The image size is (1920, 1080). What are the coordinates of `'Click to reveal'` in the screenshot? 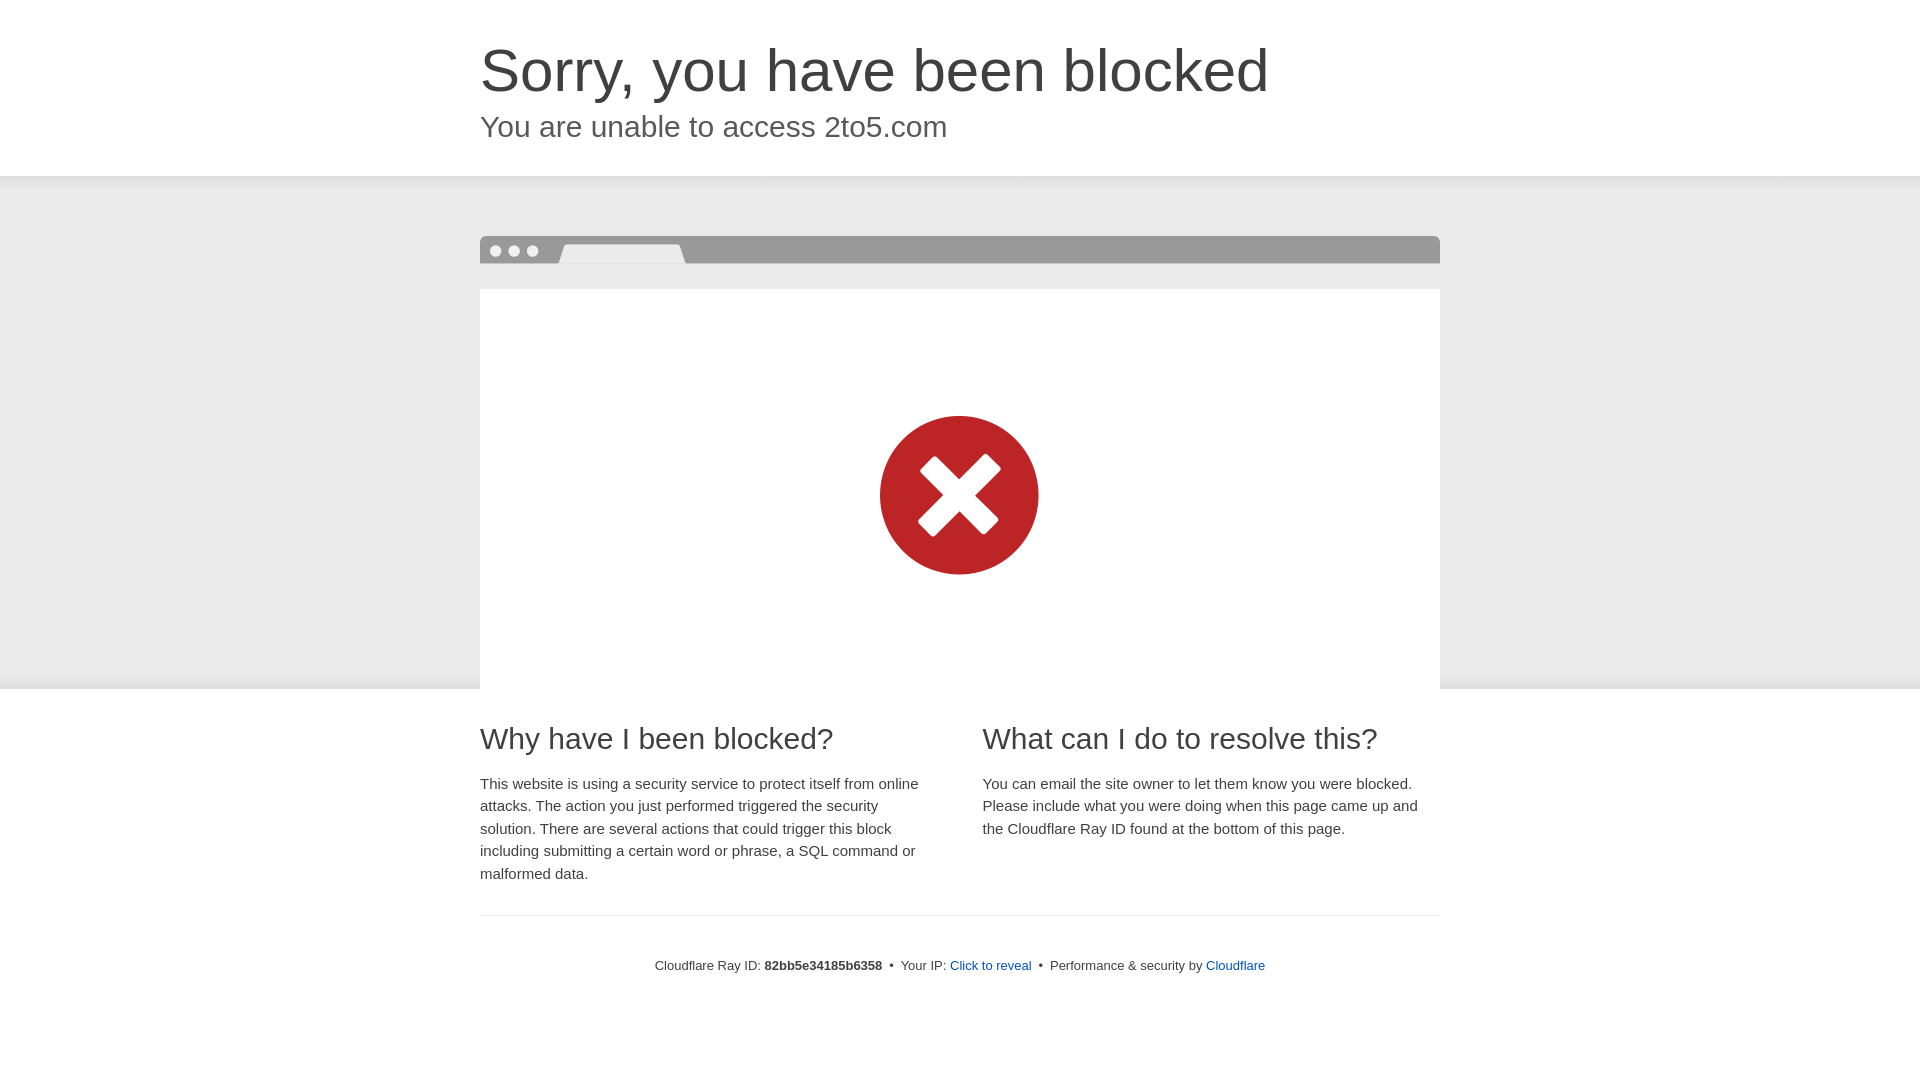 It's located at (990, 964).